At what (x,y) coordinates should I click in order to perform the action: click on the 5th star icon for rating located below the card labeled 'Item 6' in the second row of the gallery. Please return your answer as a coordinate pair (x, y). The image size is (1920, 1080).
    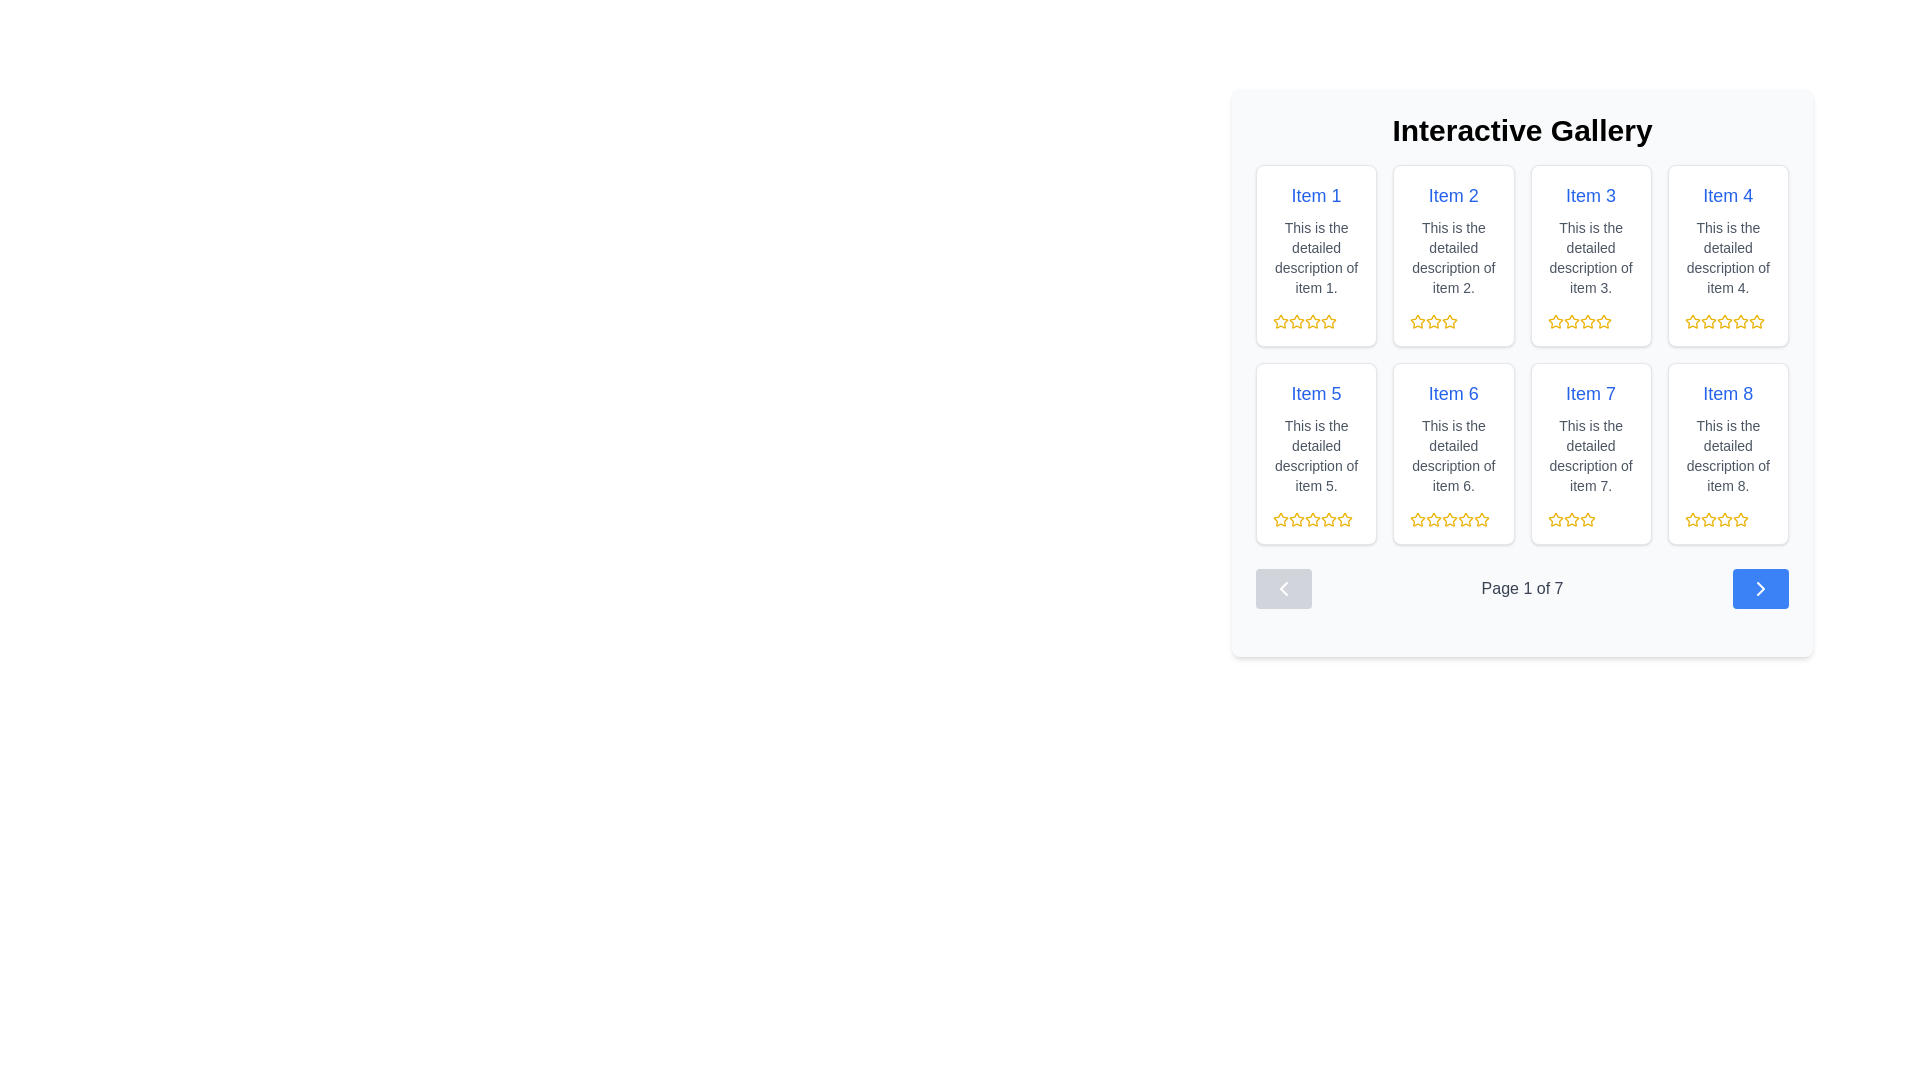
    Looking at the image, I should click on (1482, 519).